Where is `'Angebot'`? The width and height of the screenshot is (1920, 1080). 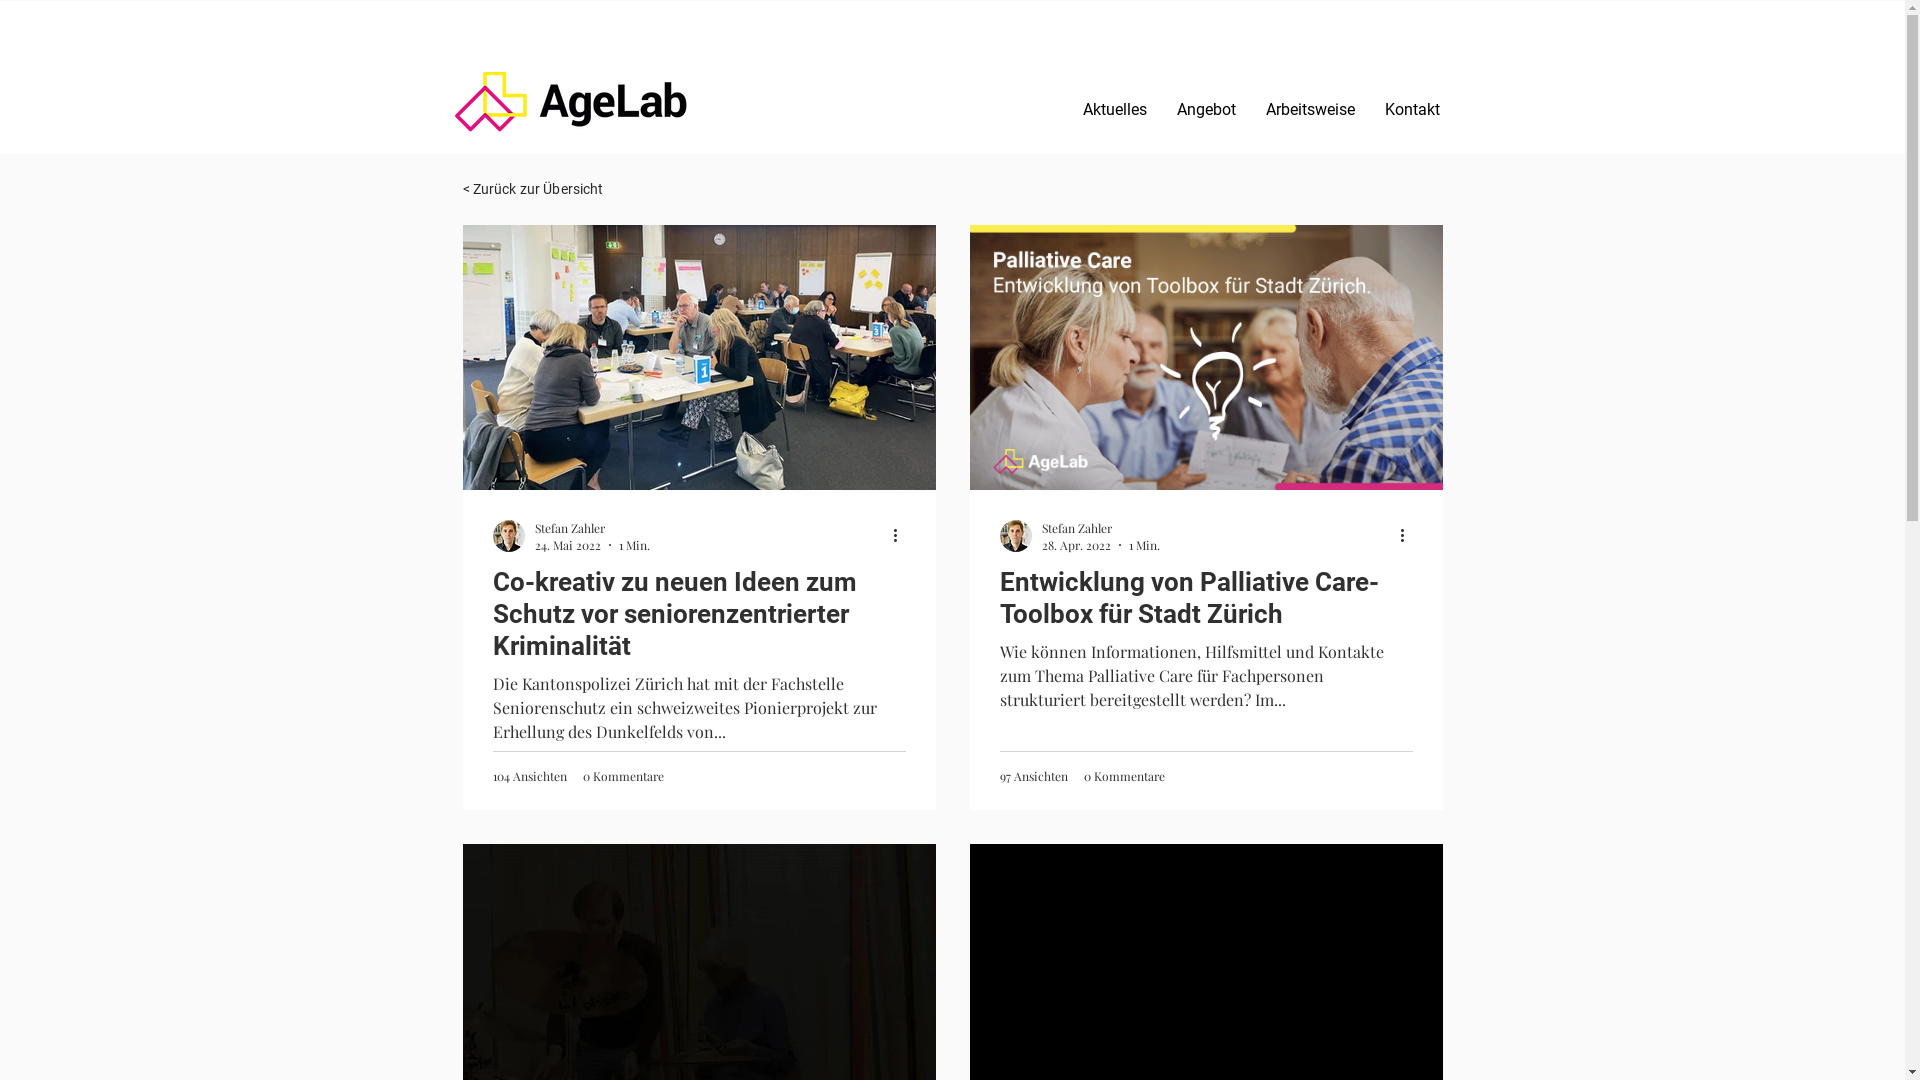
'Angebot' is located at coordinates (1161, 108).